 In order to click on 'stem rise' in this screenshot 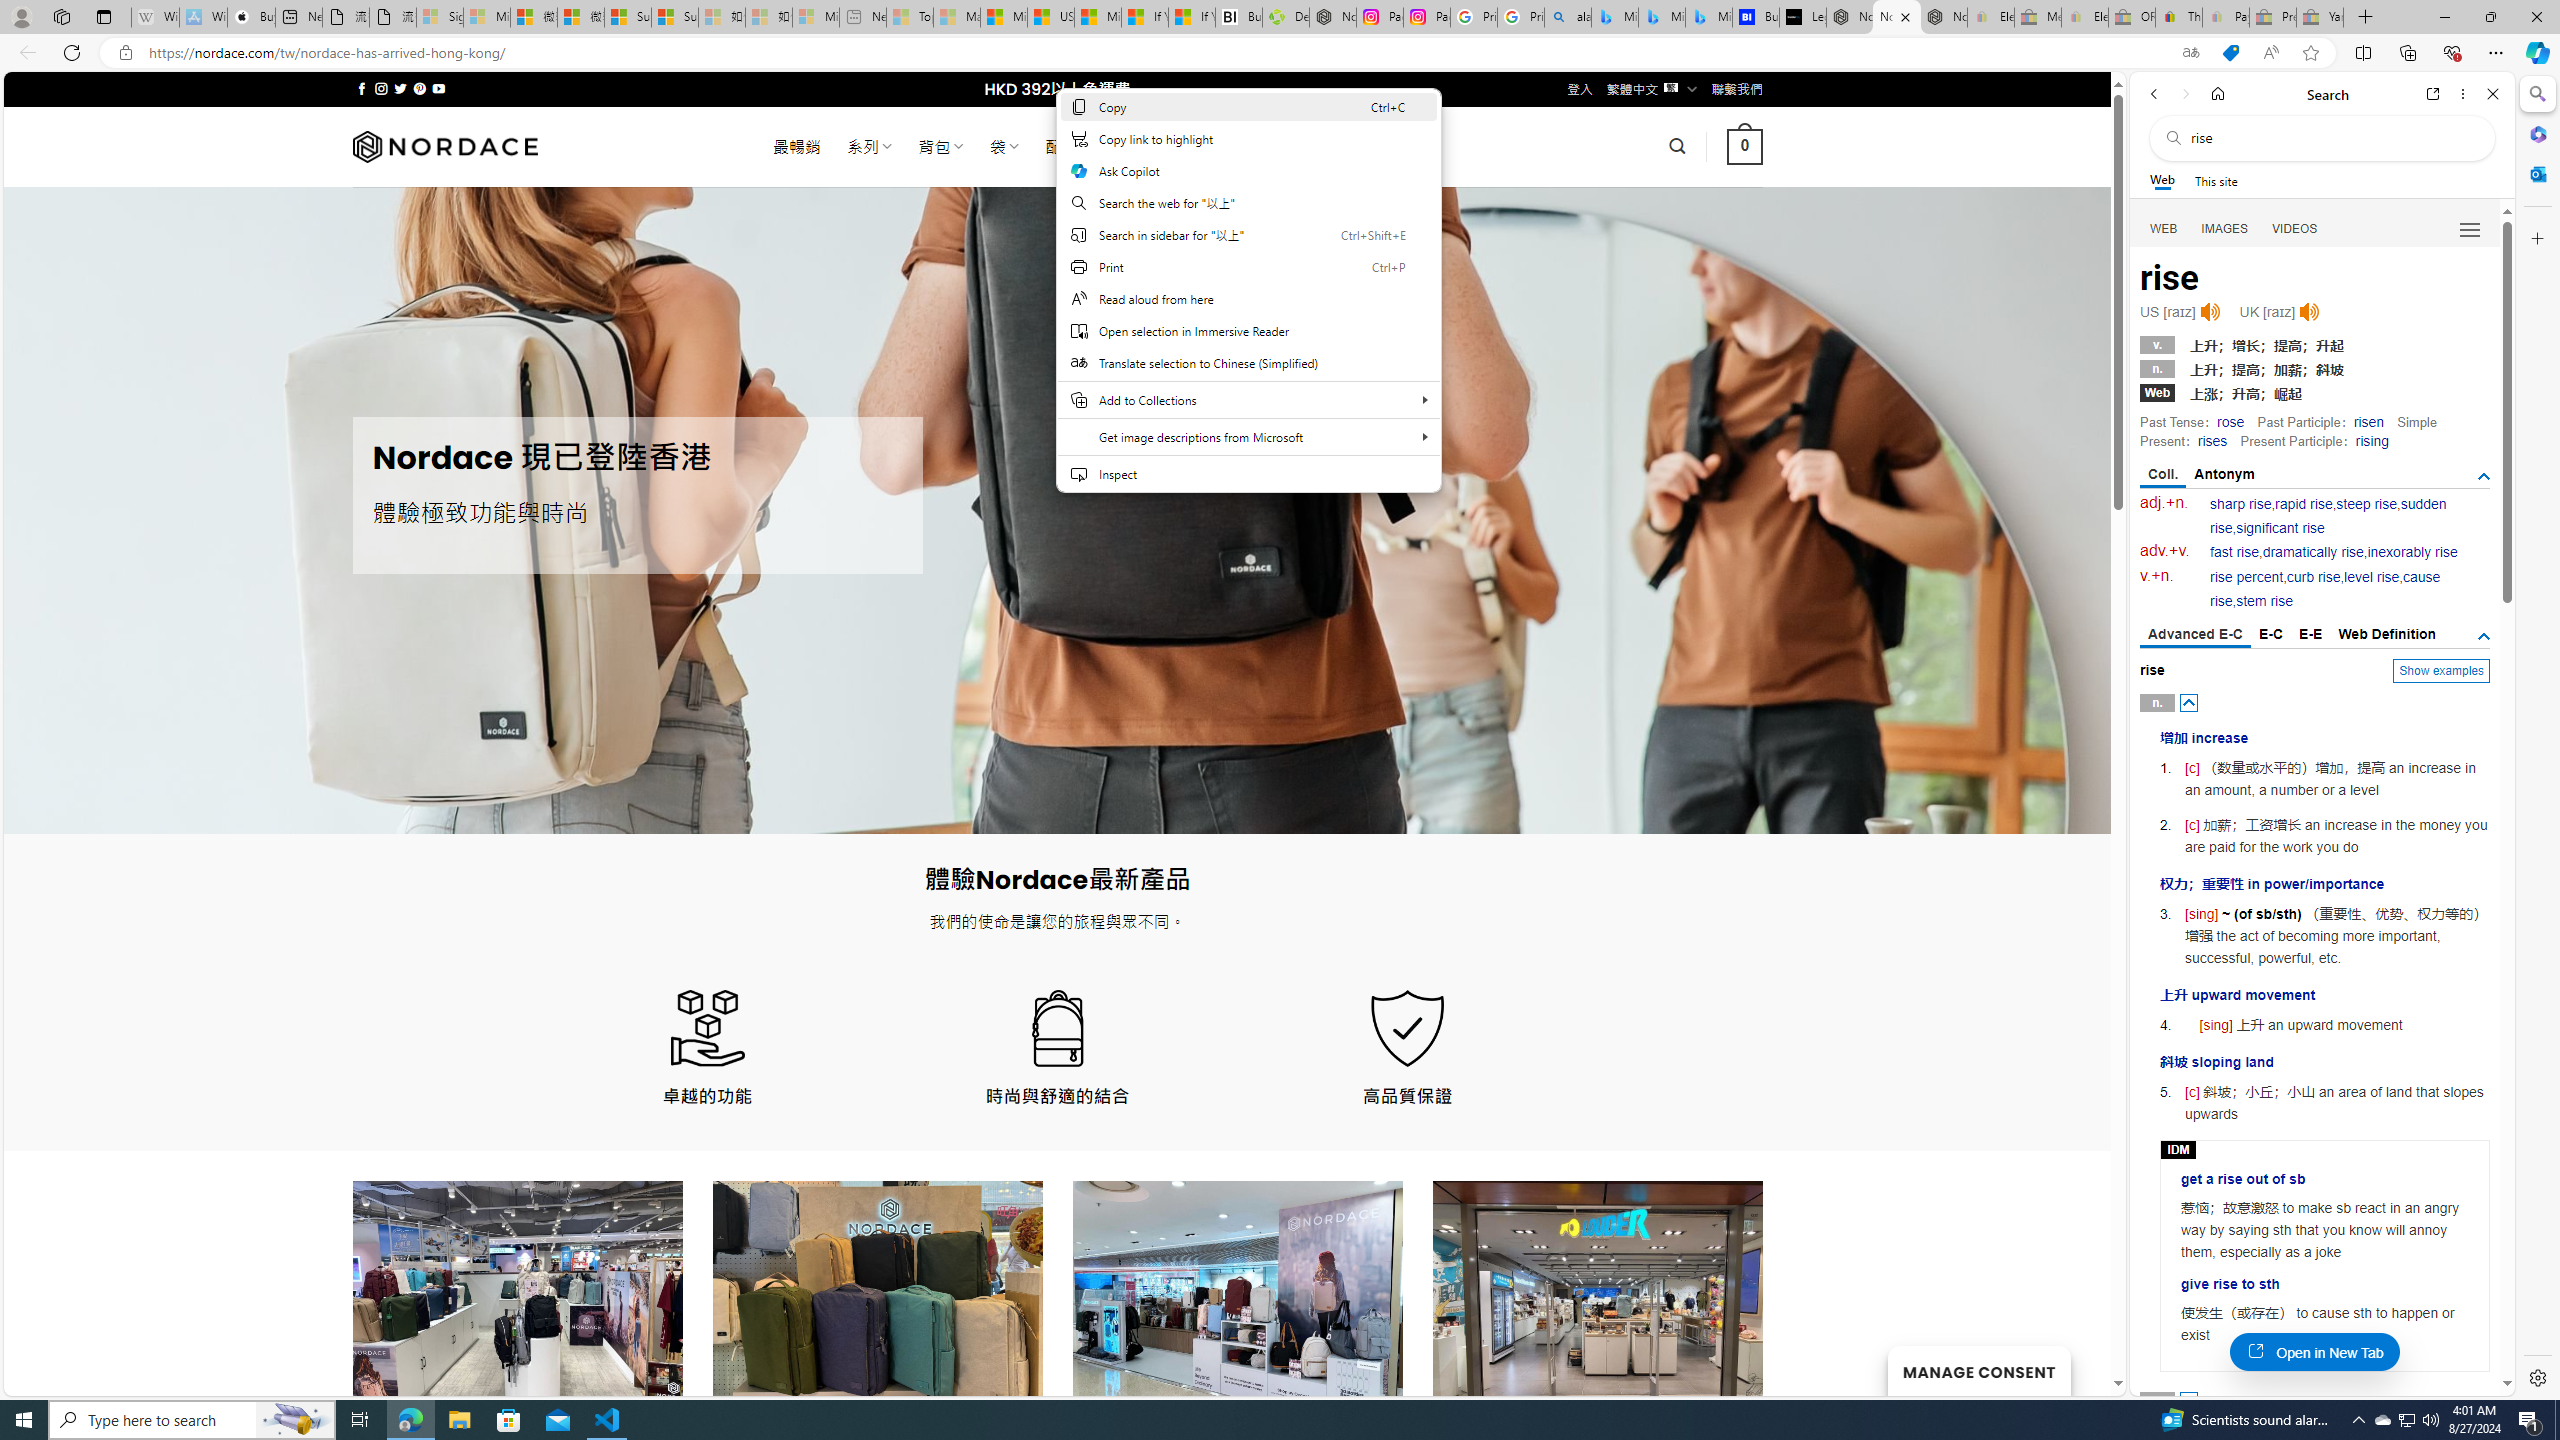, I will do `click(2263, 601)`.